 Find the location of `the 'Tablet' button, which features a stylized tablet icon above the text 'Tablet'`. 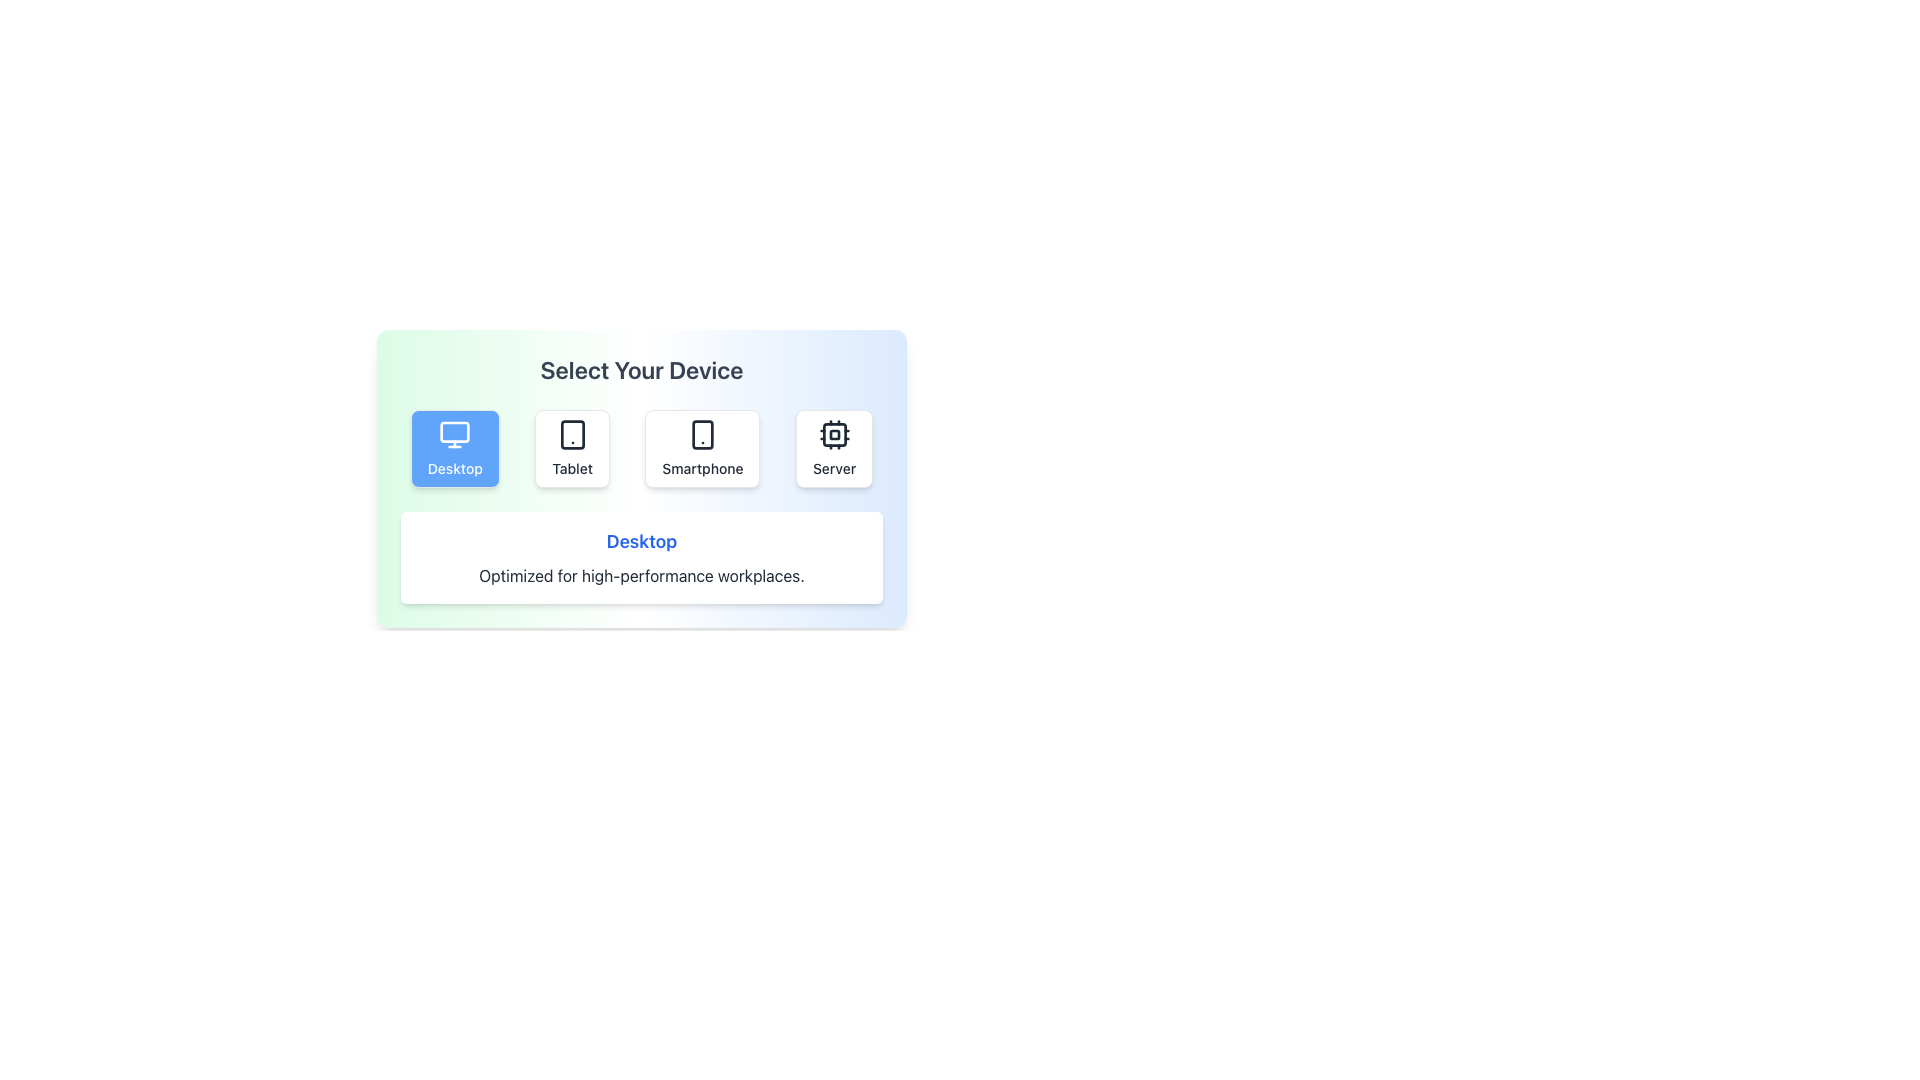

the 'Tablet' button, which features a stylized tablet icon above the text 'Tablet' is located at coordinates (571, 447).